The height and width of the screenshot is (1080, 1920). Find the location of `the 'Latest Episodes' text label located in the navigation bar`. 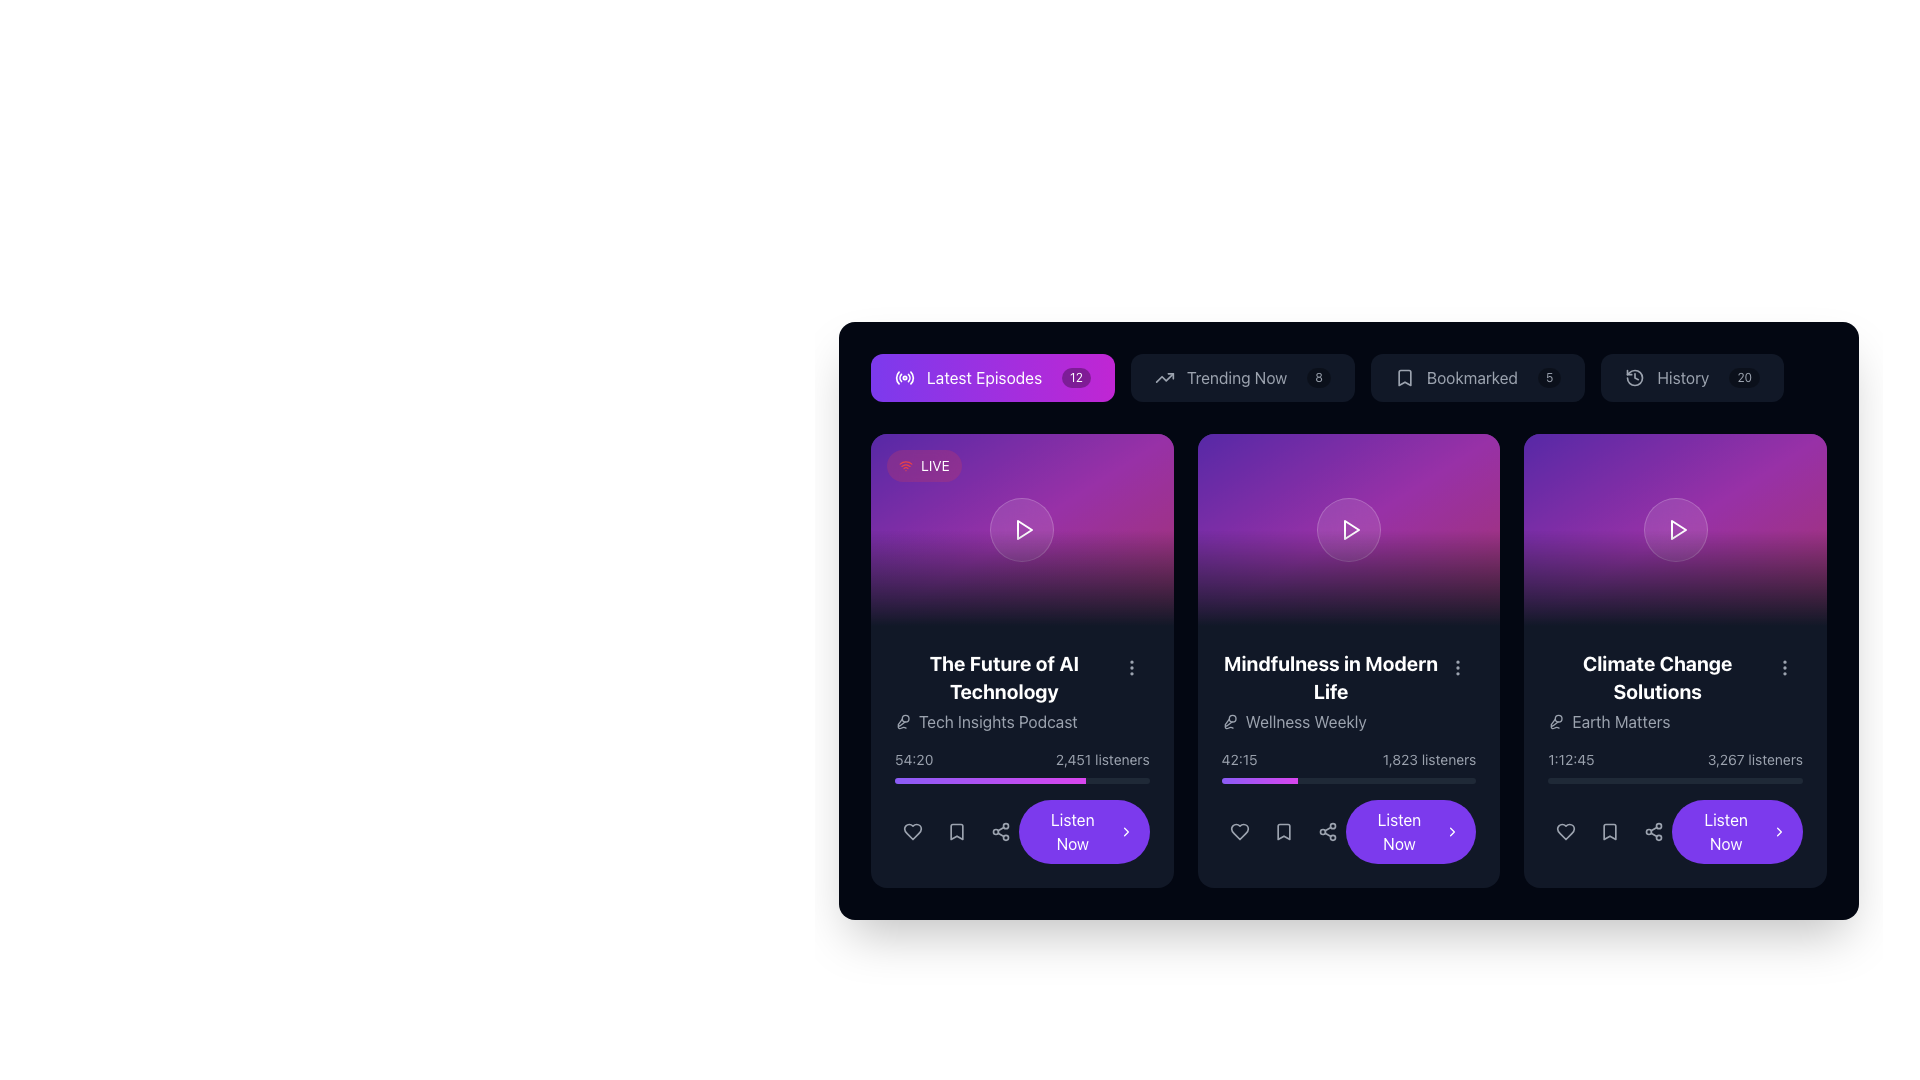

the 'Latest Episodes' text label located in the navigation bar is located at coordinates (984, 378).